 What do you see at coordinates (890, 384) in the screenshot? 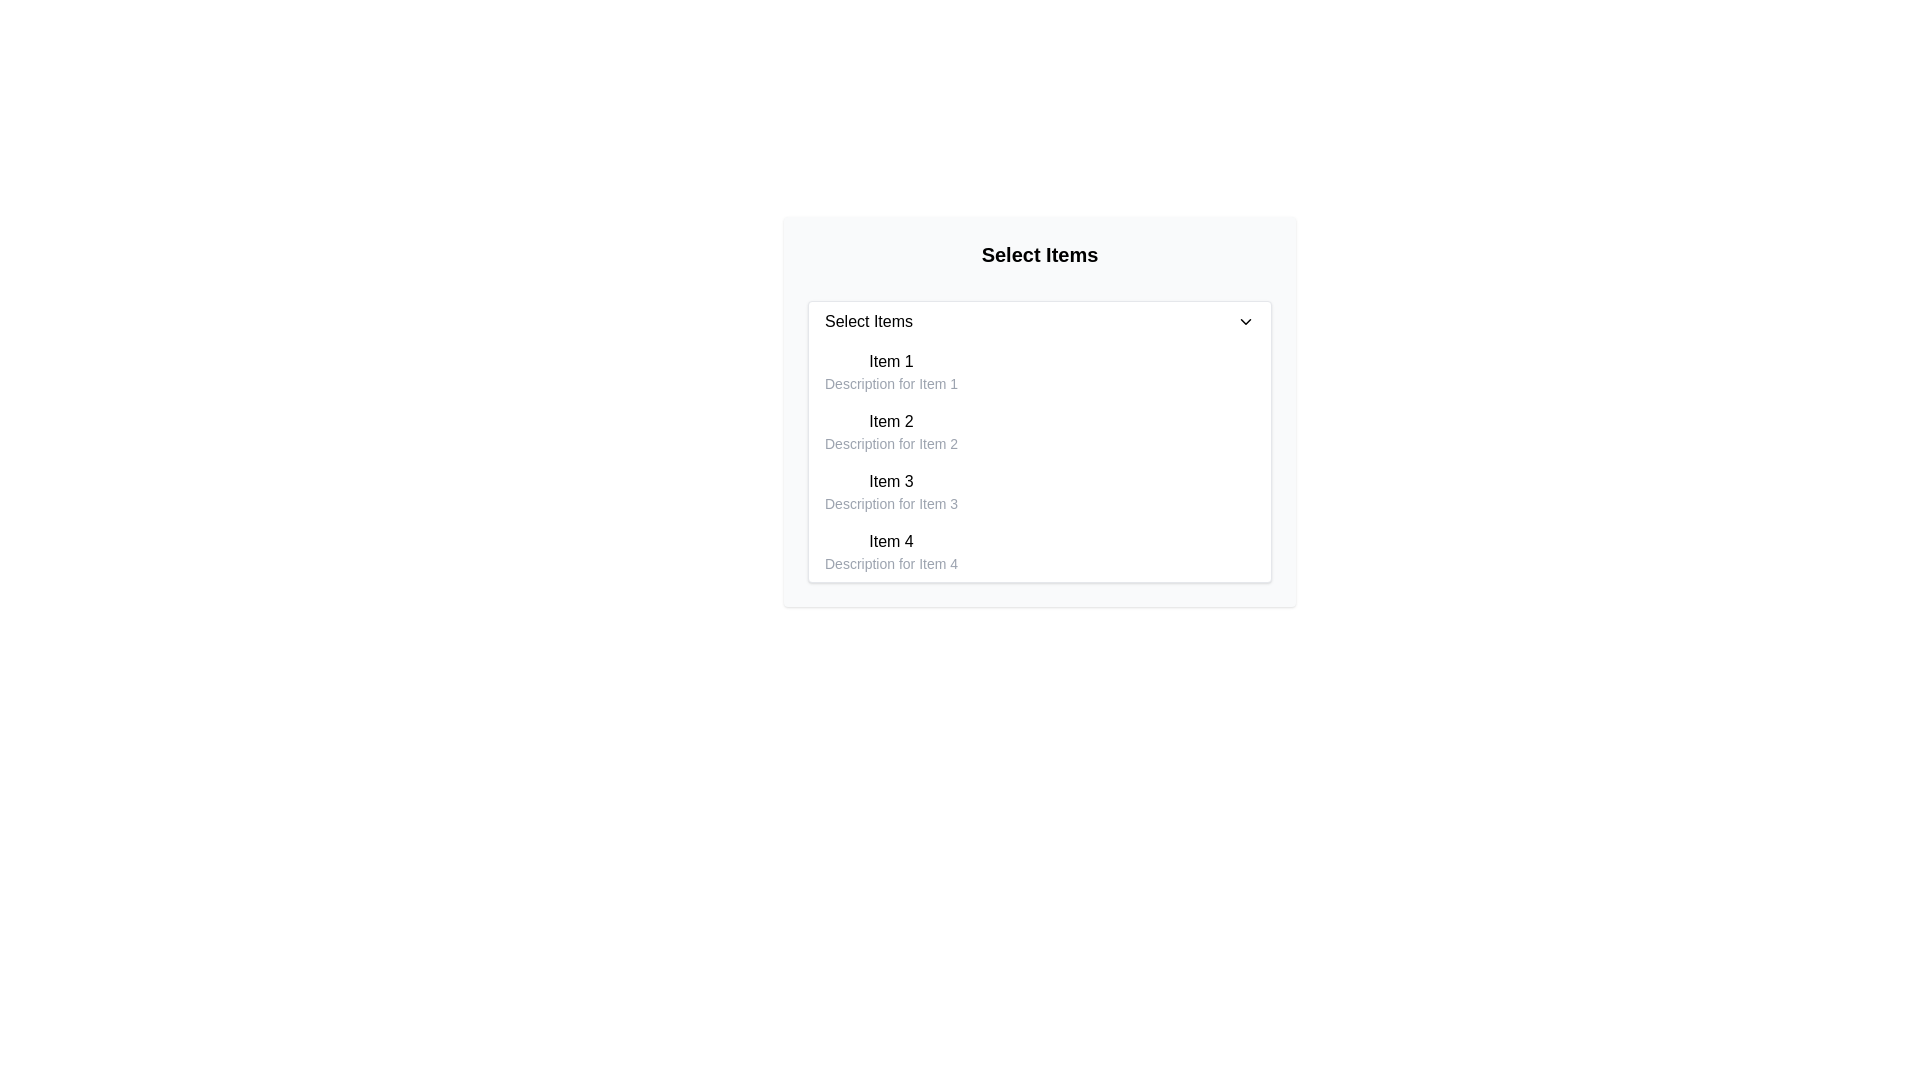
I see `text label that reads 'Description for Item 1,' which is styled in gray and located directly underneath the bold text 'Item 1.'` at bounding box center [890, 384].